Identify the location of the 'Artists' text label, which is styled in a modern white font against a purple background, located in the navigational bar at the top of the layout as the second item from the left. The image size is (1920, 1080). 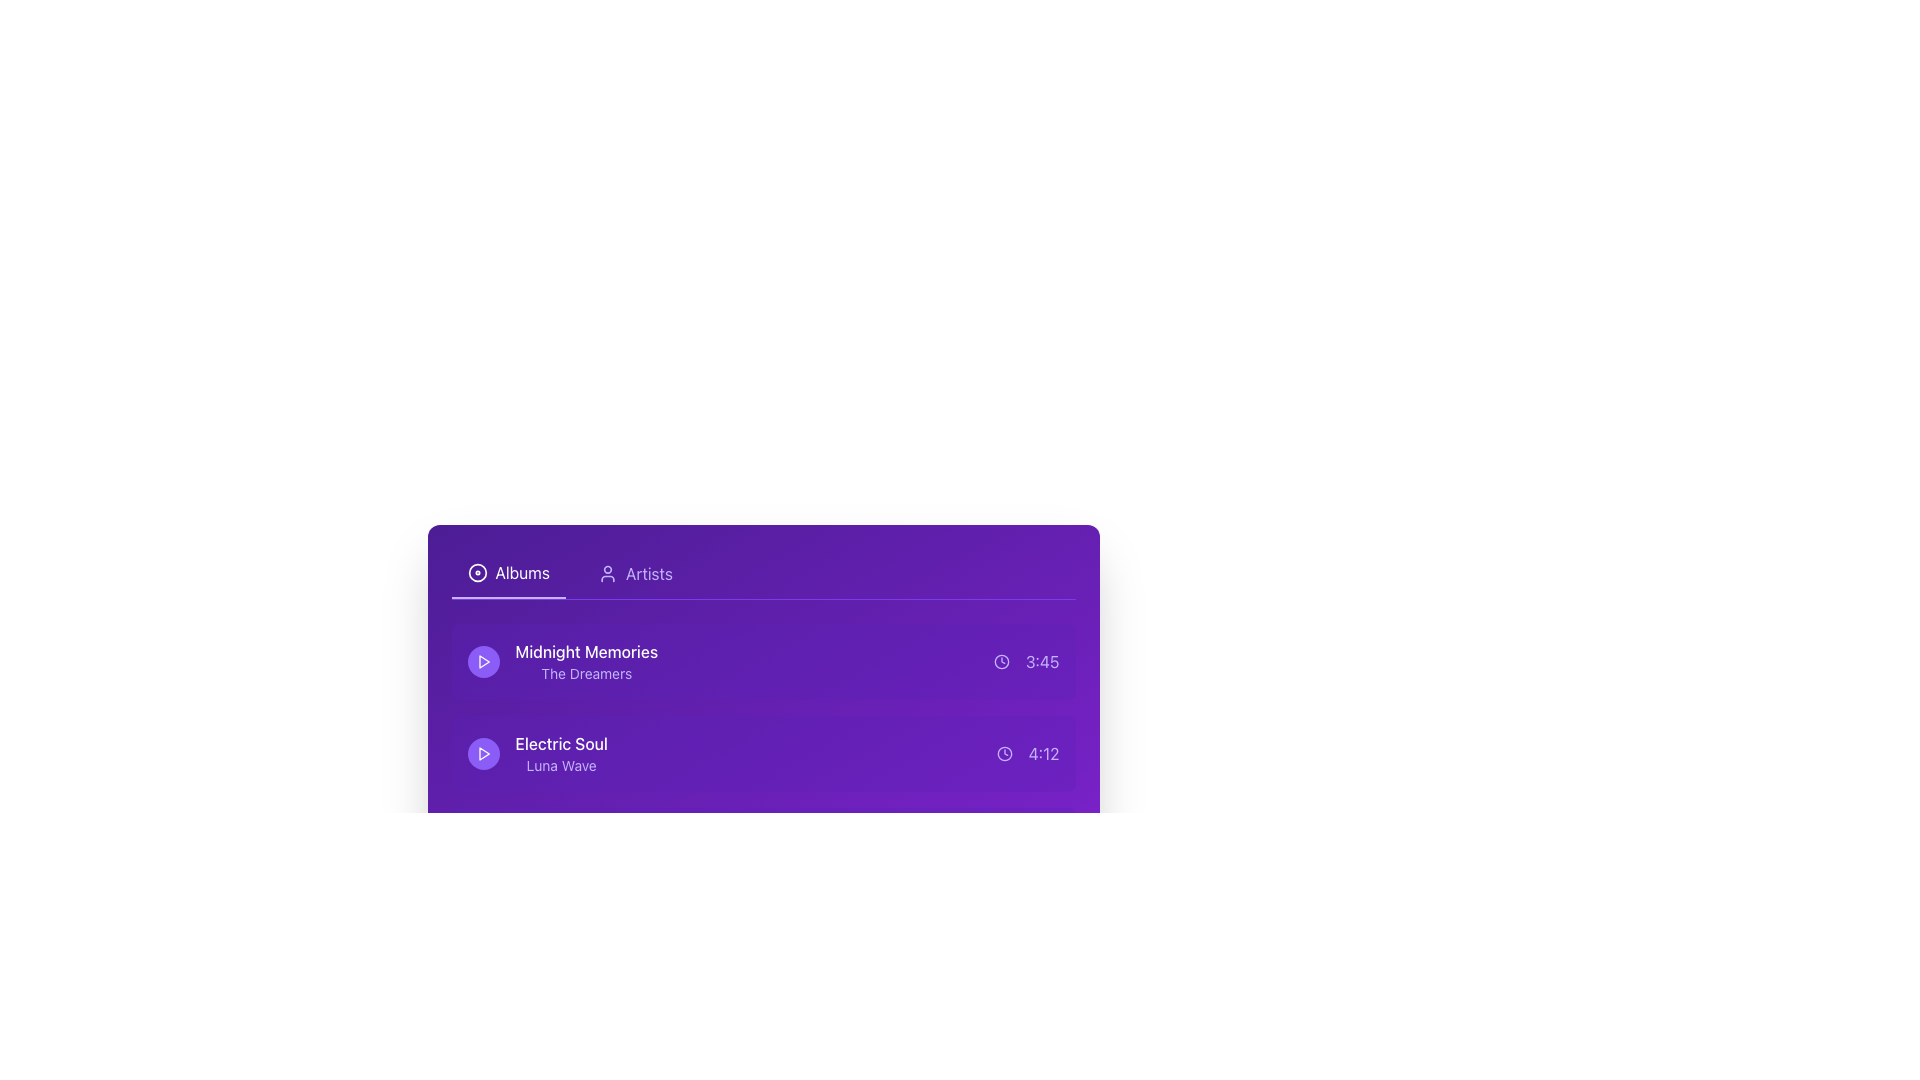
(649, 574).